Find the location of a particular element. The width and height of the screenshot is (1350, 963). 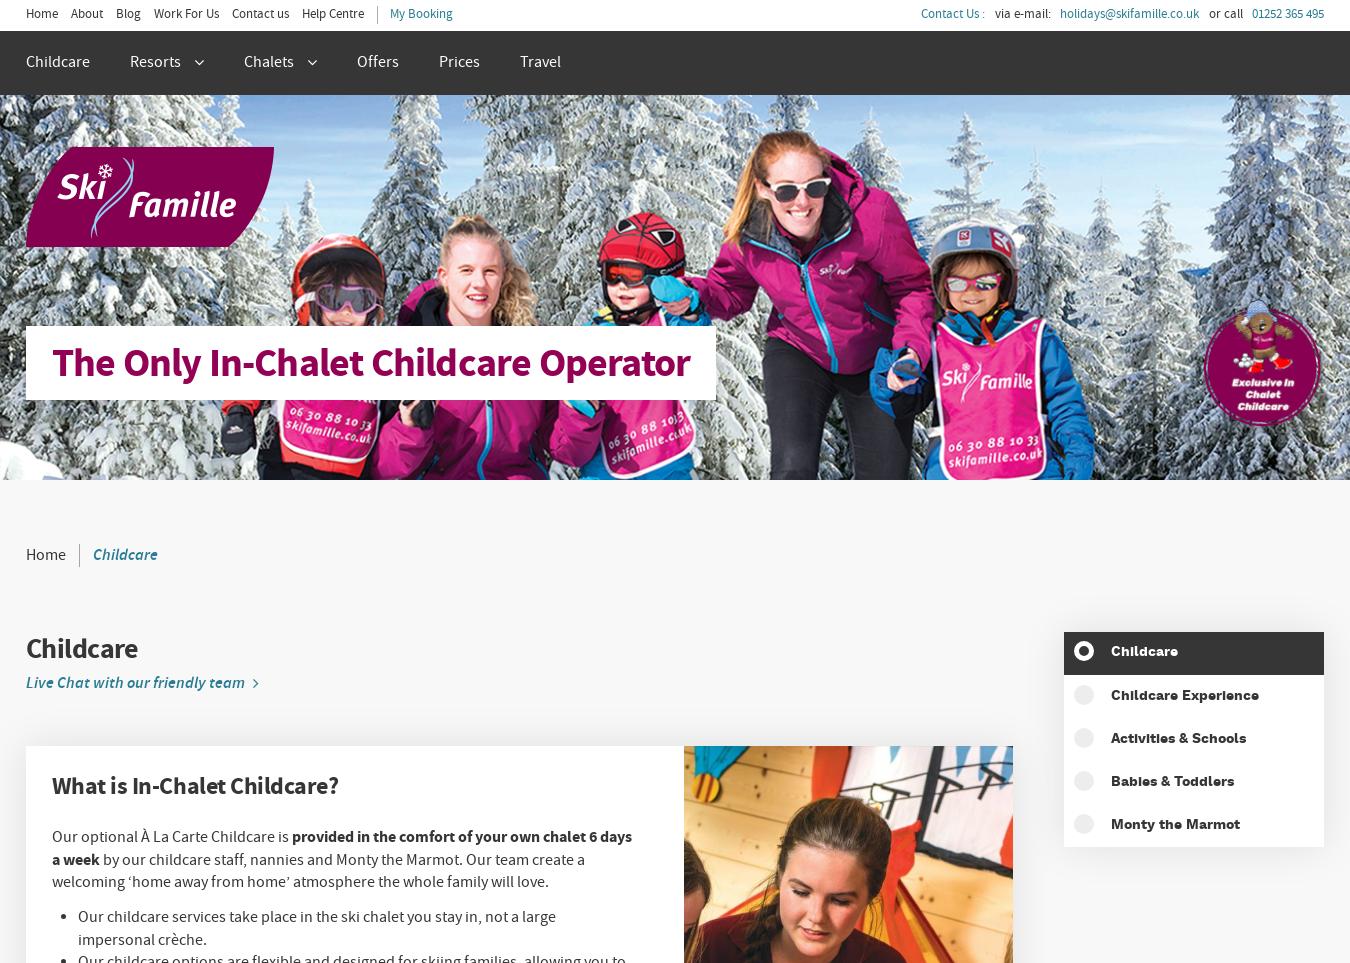

'Chalet Bacall' is located at coordinates (43, 411).